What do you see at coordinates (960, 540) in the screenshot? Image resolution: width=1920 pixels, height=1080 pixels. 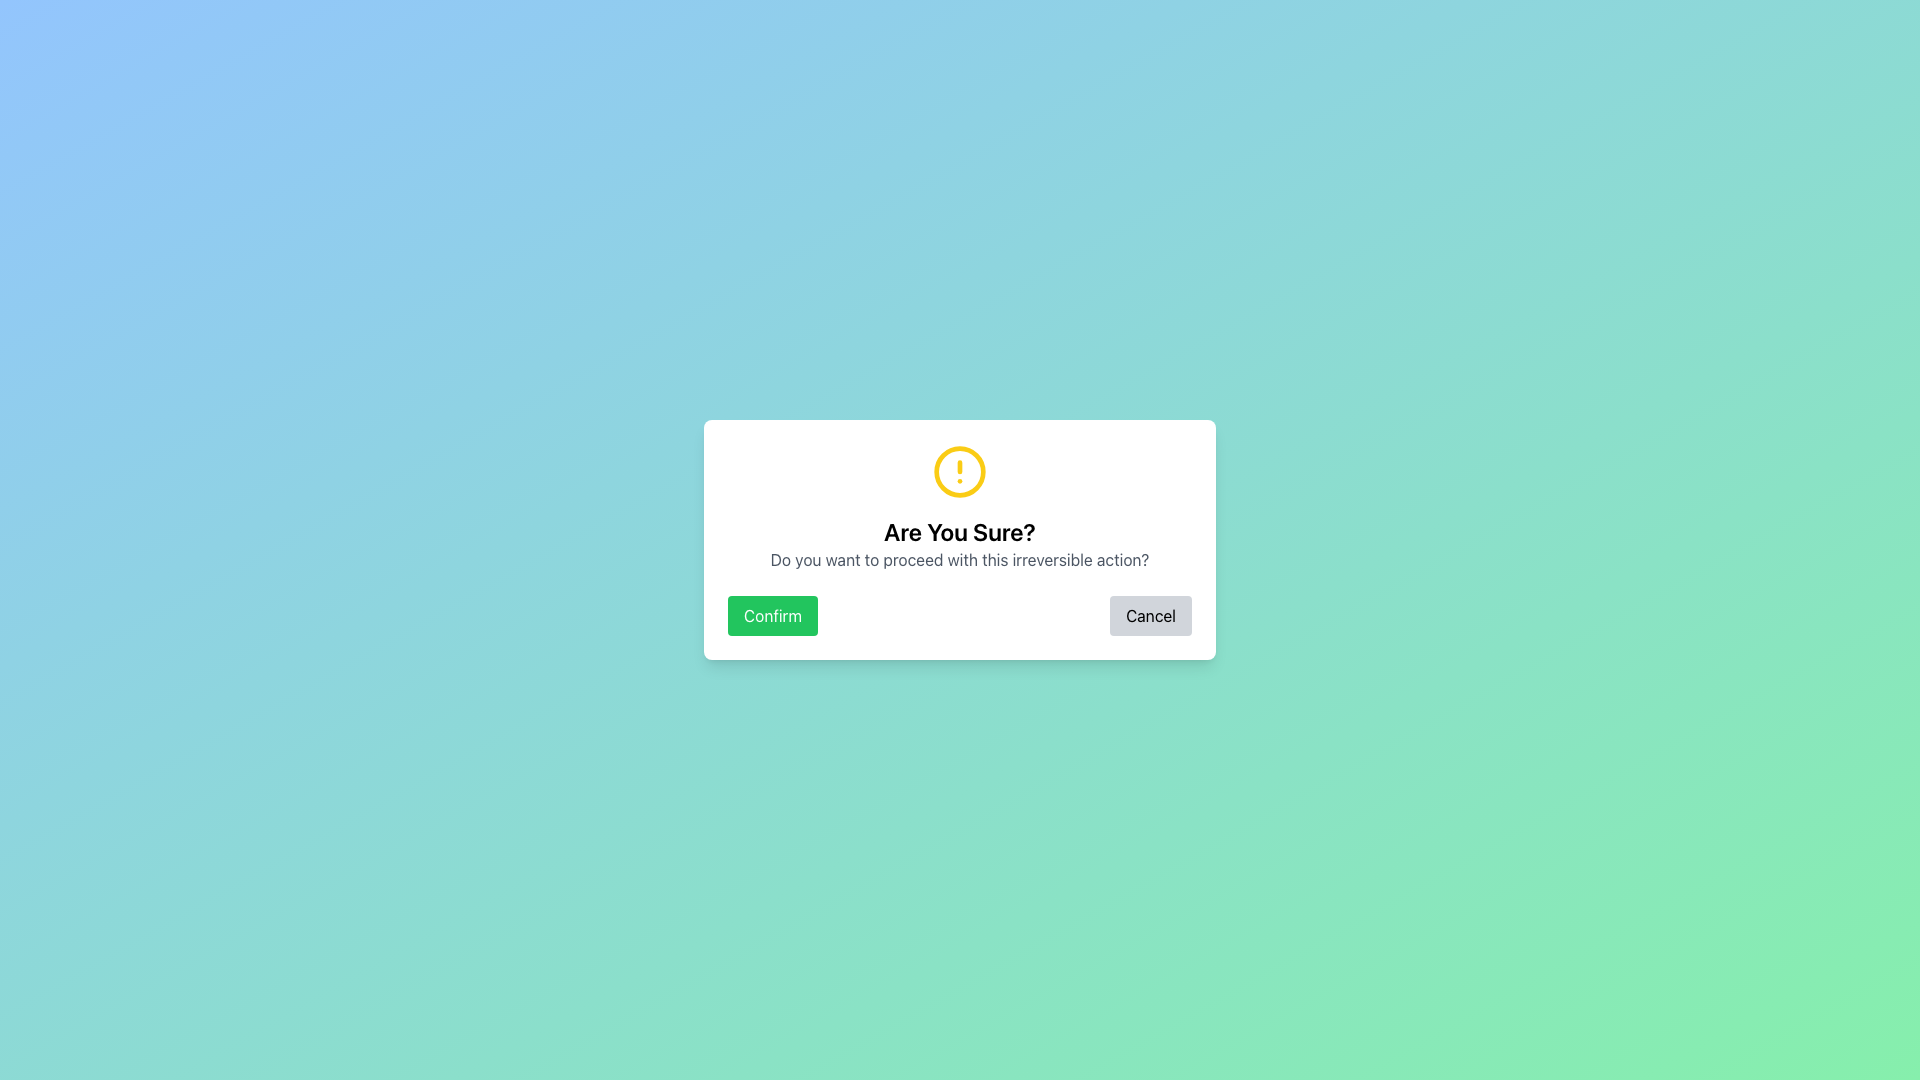 I see `warning message from the dialog box that asks 'Are You Sure?' and states 'Do you want to proceed with this irreversible action?'` at bounding box center [960, 540].